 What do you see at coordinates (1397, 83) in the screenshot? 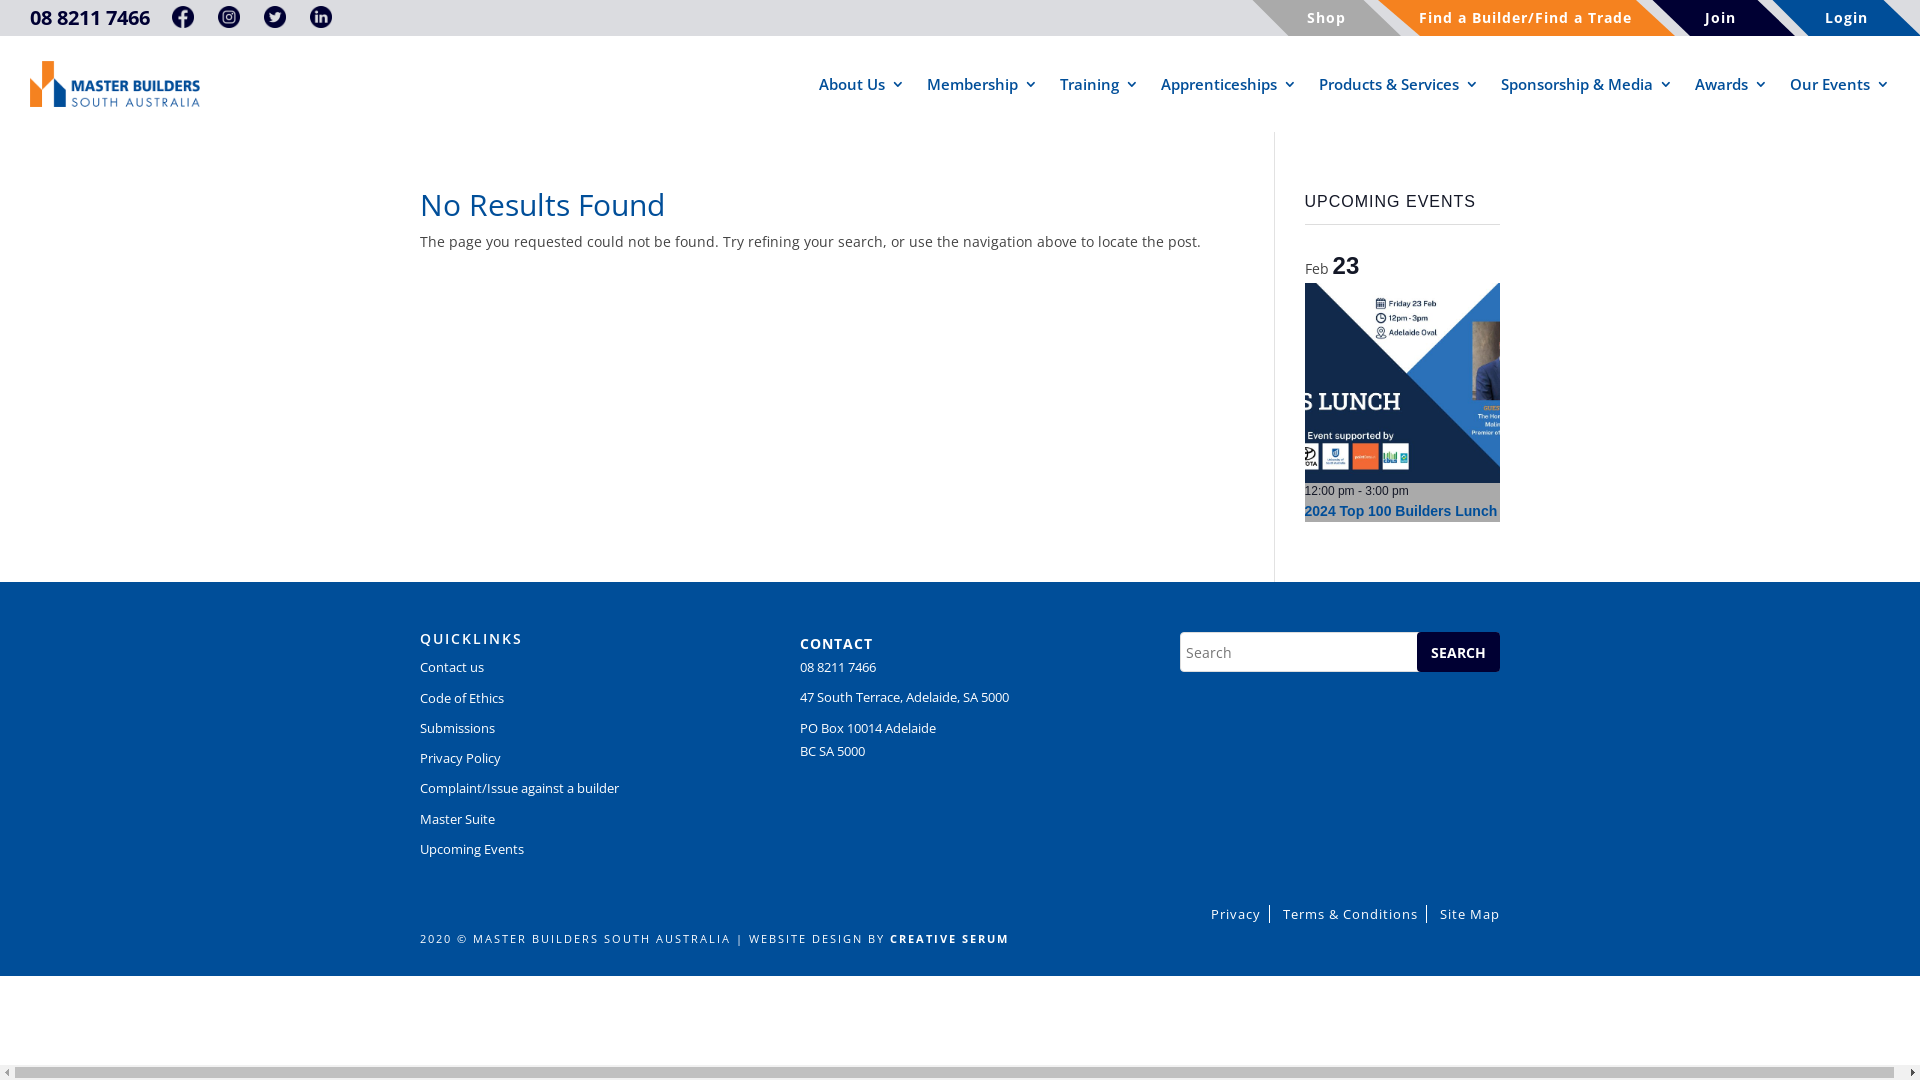
I see `'Products & Services'` at bounding box center [1397, 83].